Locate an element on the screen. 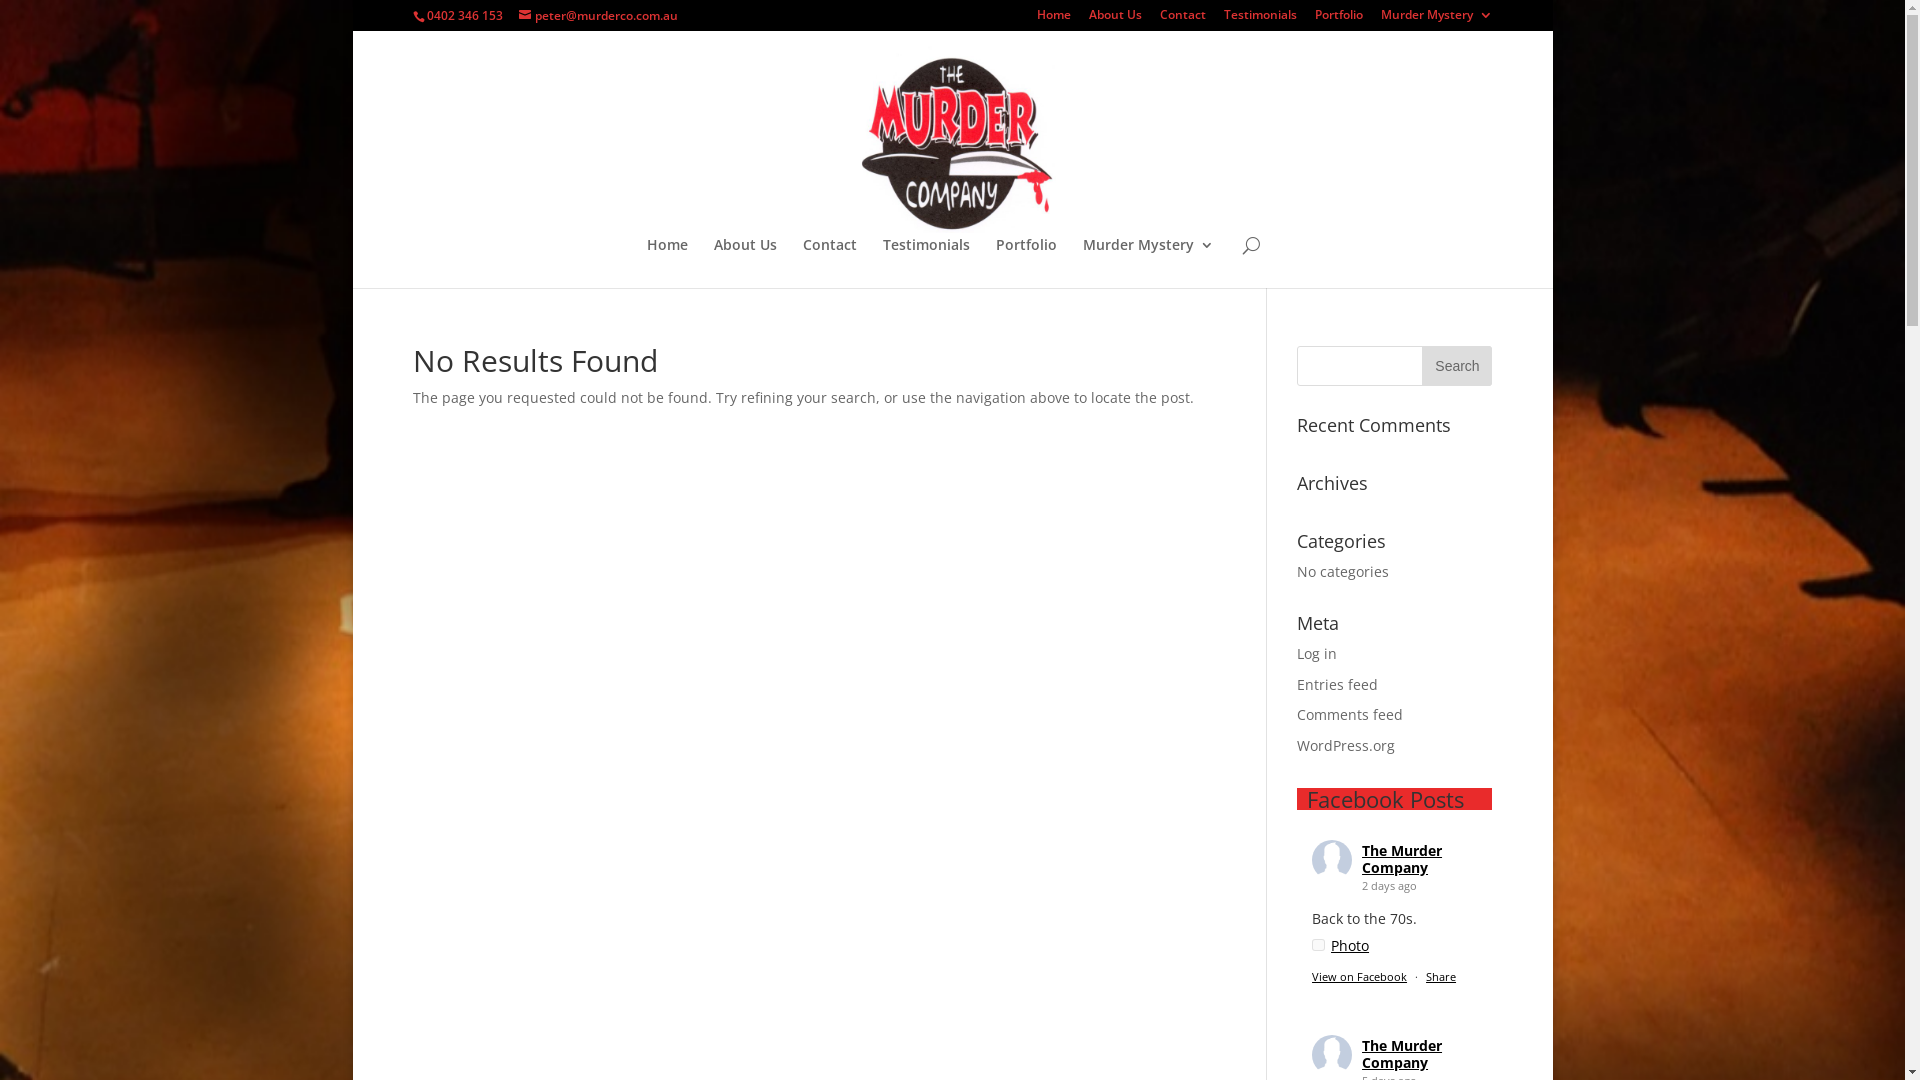  'Home' is located at coordinates (1036, 19).